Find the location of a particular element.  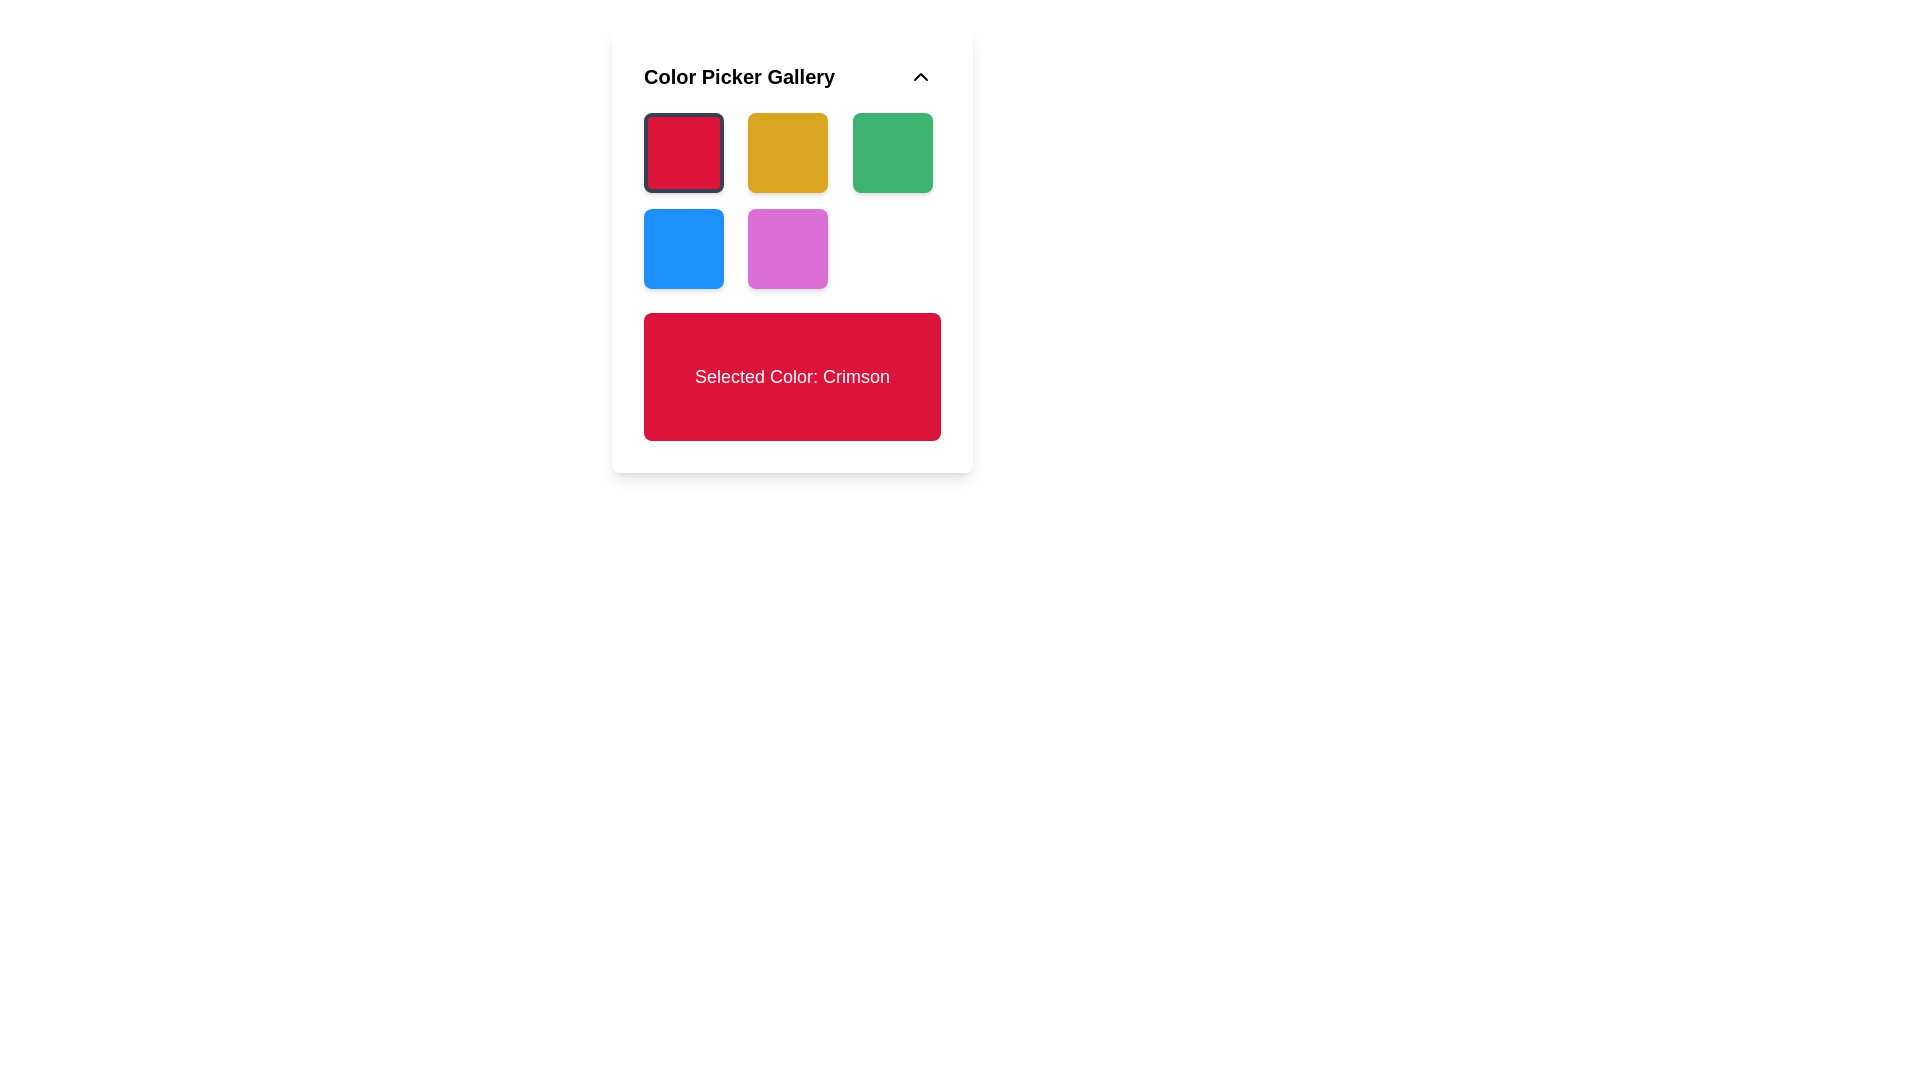

the 'MediumSeaGreen' button, which is the third item in the first row of a 3x2 grid layout is located at coordinates (891, 152).